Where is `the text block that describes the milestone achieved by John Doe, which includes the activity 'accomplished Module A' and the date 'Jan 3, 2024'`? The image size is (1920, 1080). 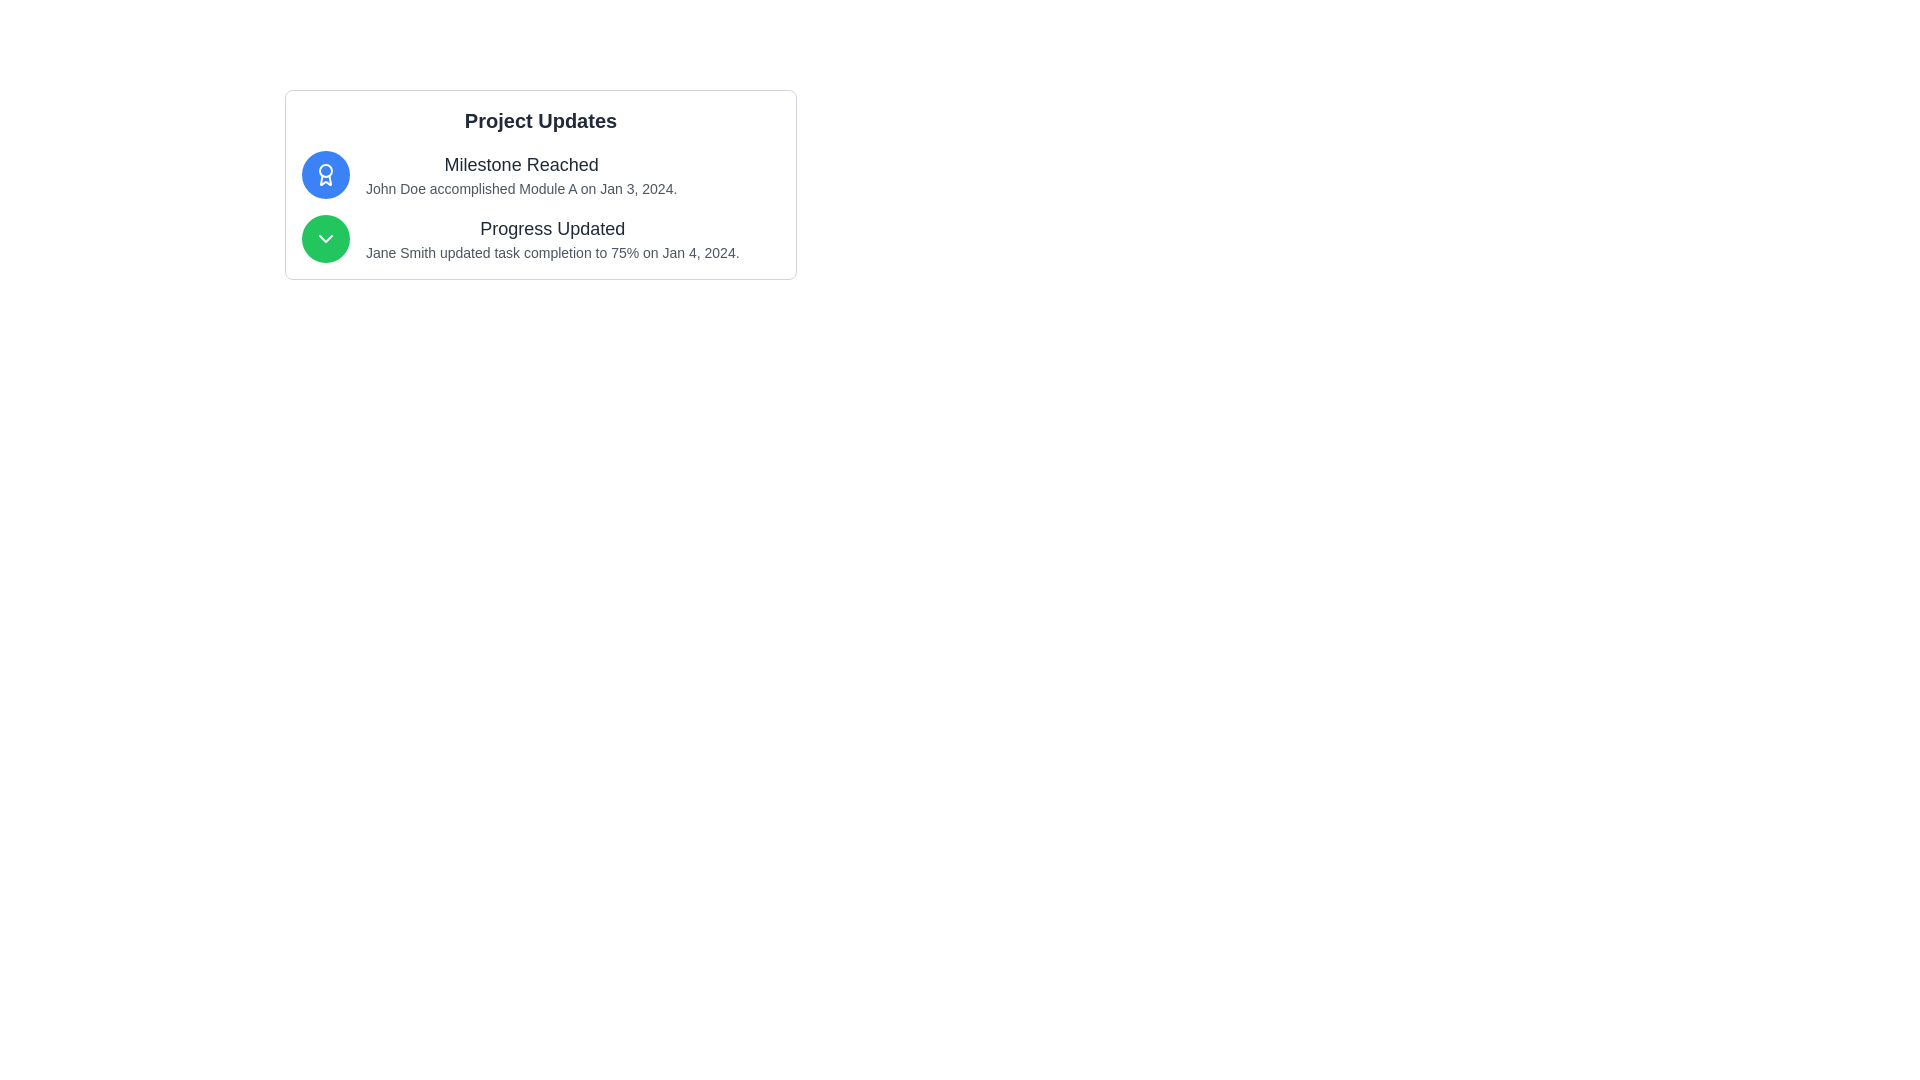 the text block that describes the milestone achieved by John Doe, which includes the activity 'accomplished Module A' and the date 'Jan 3, 2024' is located at coordinates (521, 189).